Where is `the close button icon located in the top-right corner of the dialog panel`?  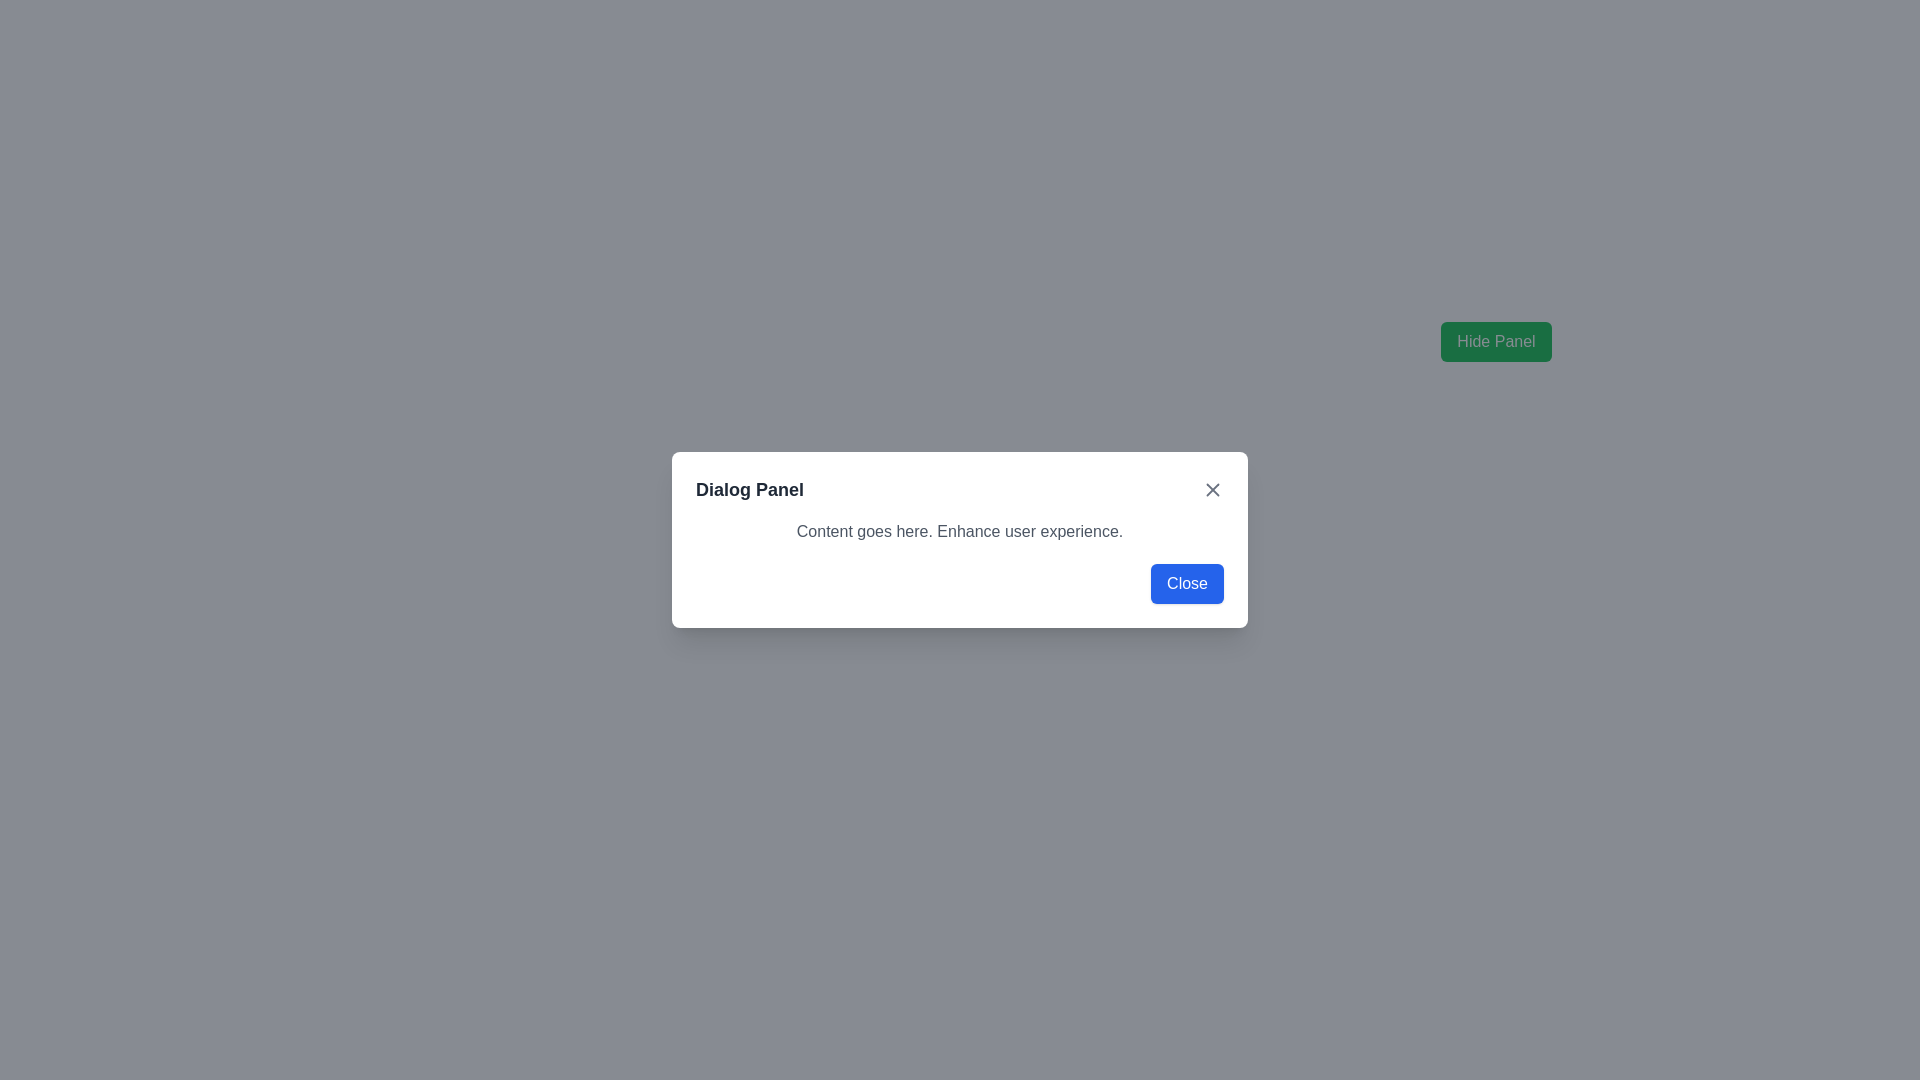
the close button icon located in the top-right corner of the dialog panel is located at coordinates (1212, 489).